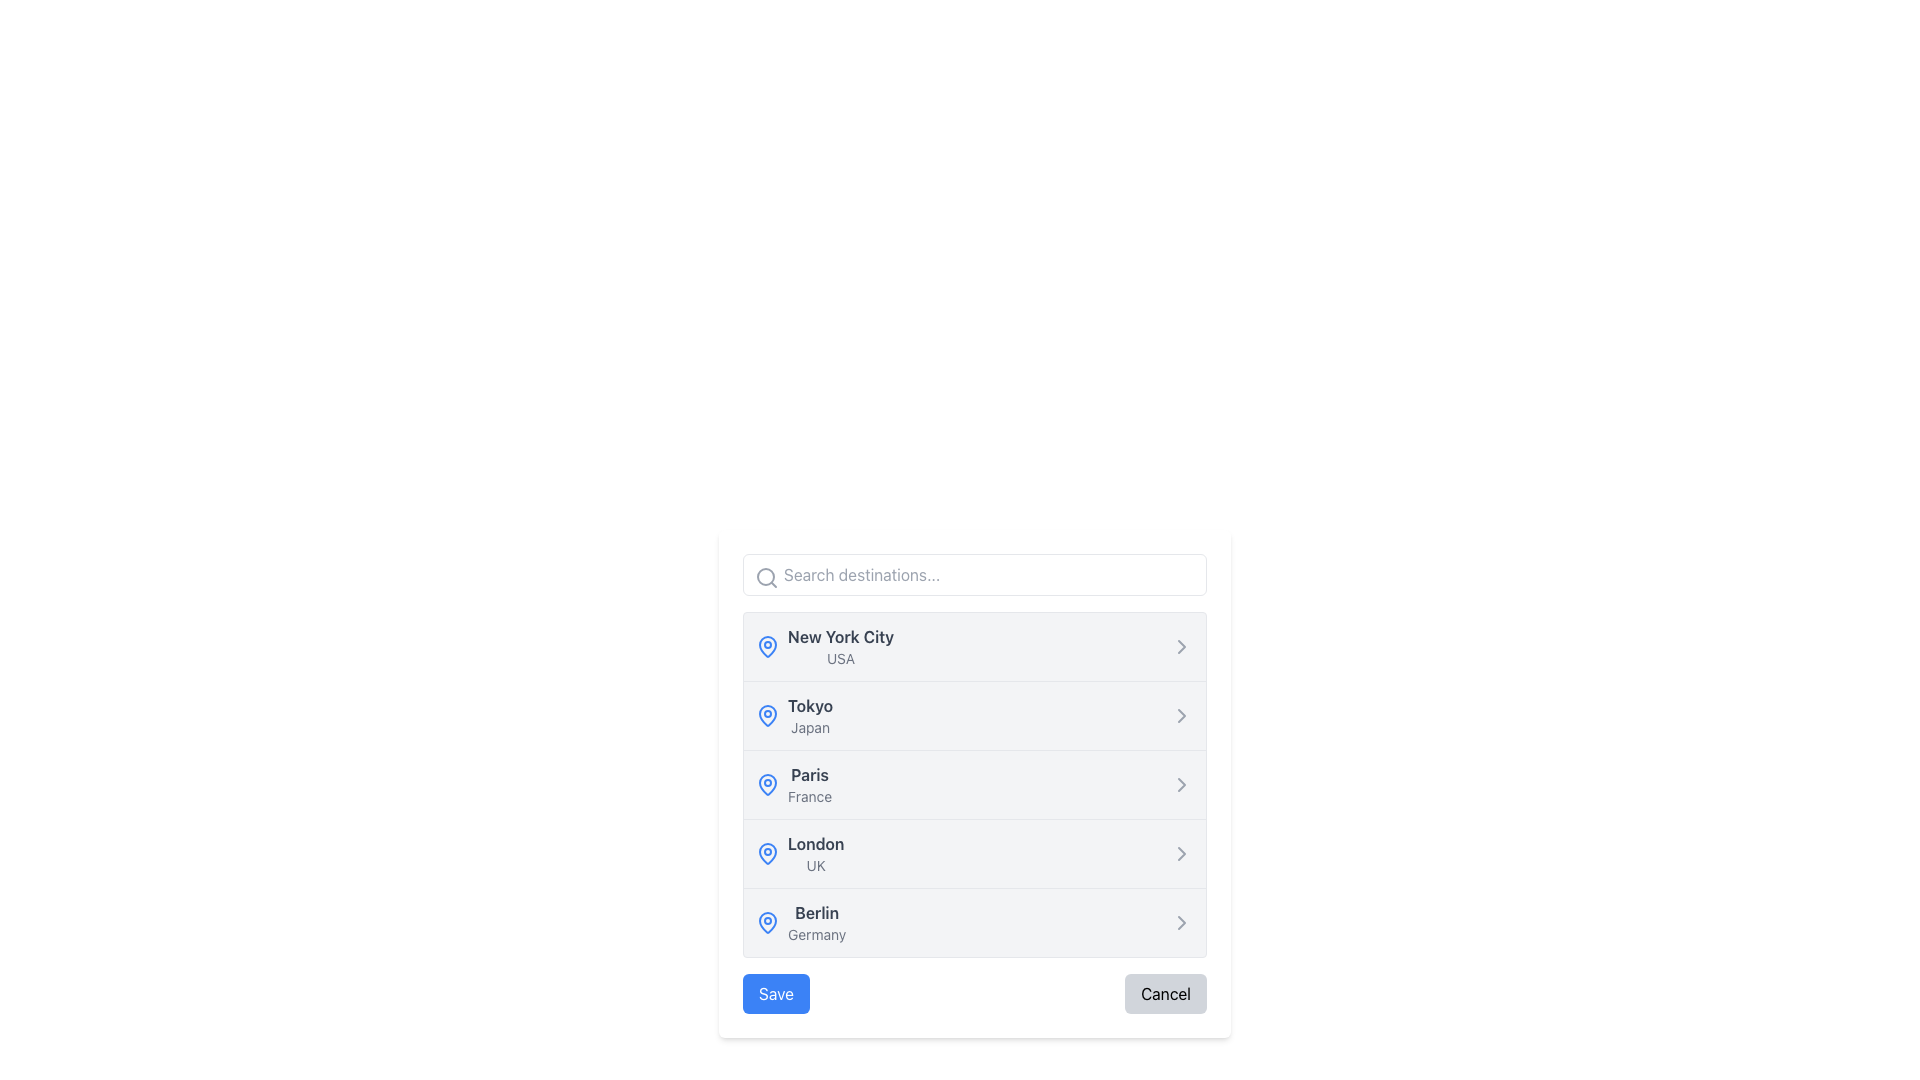 The image size is (1920, 1080). What do you see at coordinates (816, 865) in the screenshot?
I see `text label displaying 'UK', which is styled in gray and positioned centrally beneath the 'London' entry in a list of cities` at bounding box center [816, 865].